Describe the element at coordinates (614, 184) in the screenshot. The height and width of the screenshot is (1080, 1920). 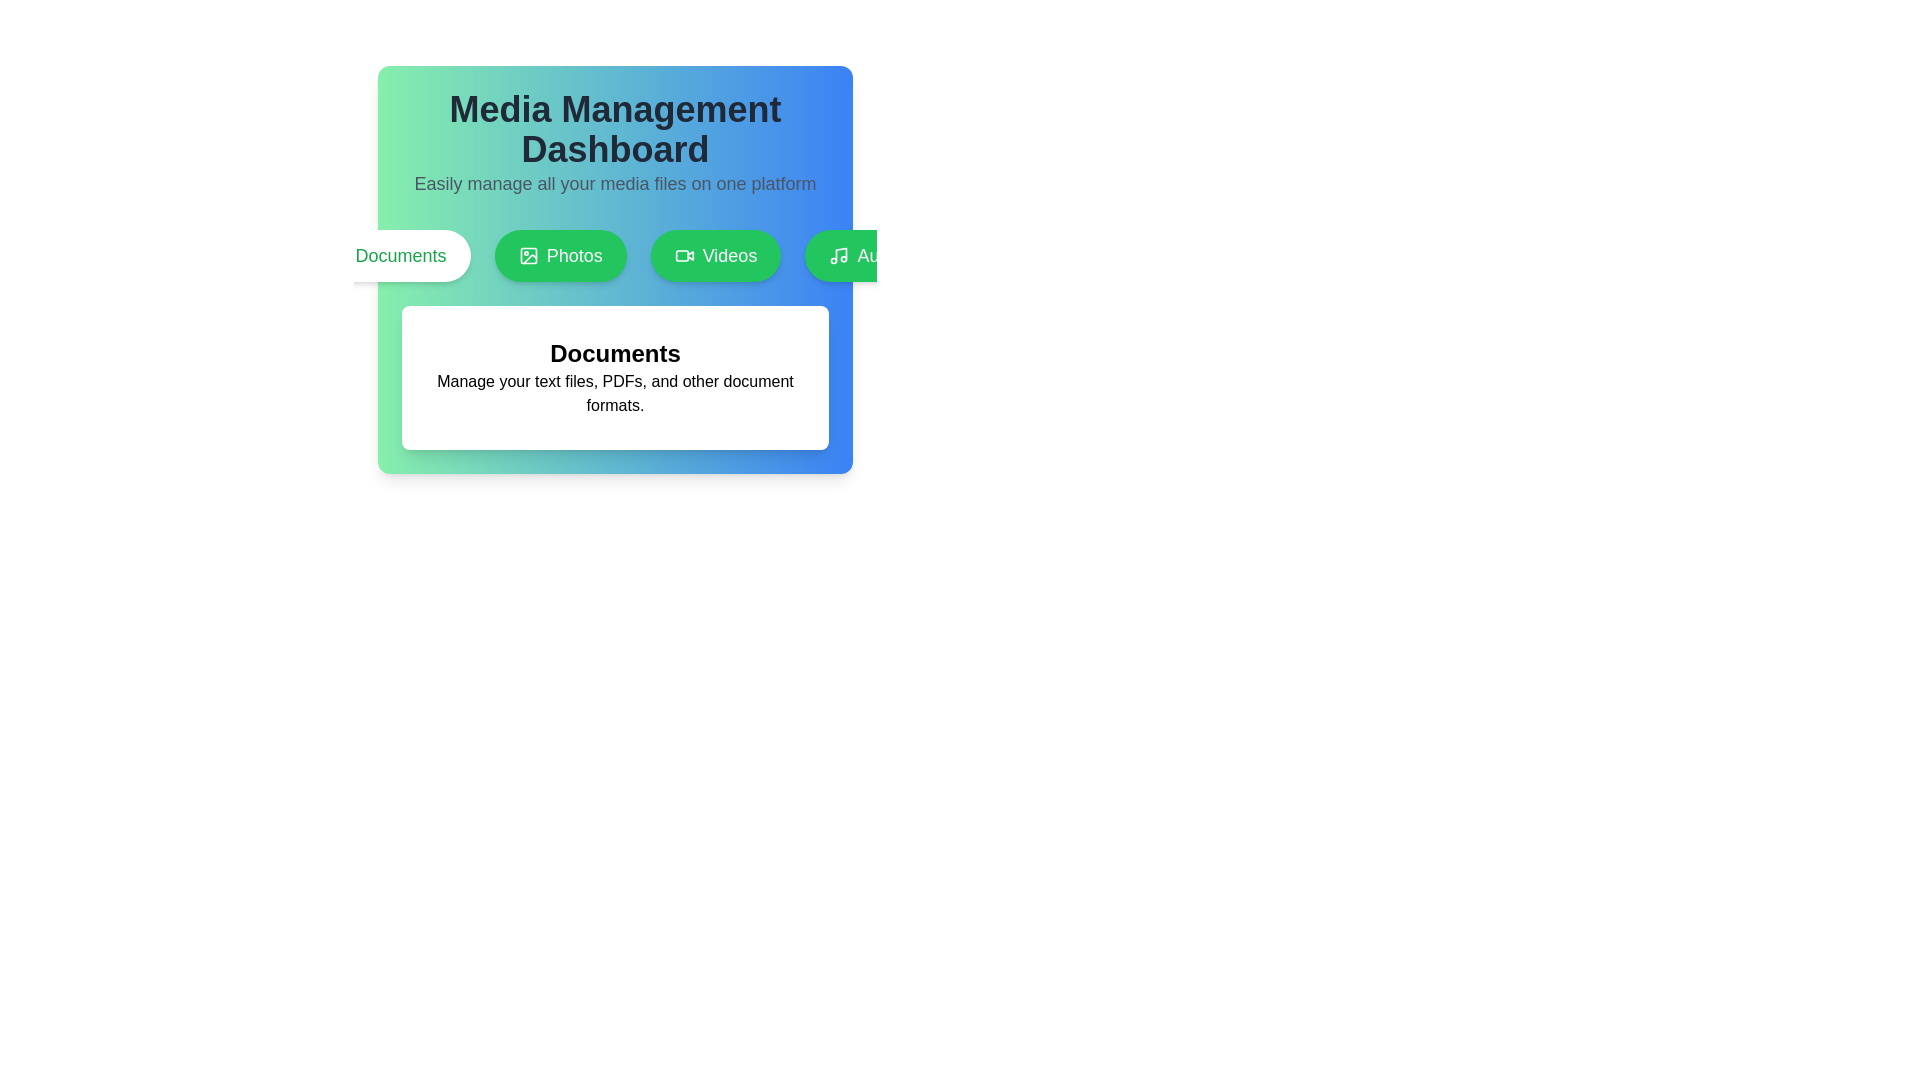
I see `the descriptive text element located beneath the heading 'Media Management Dashboard', which elaborates on the dashboard's capability to manage media files` at that location.